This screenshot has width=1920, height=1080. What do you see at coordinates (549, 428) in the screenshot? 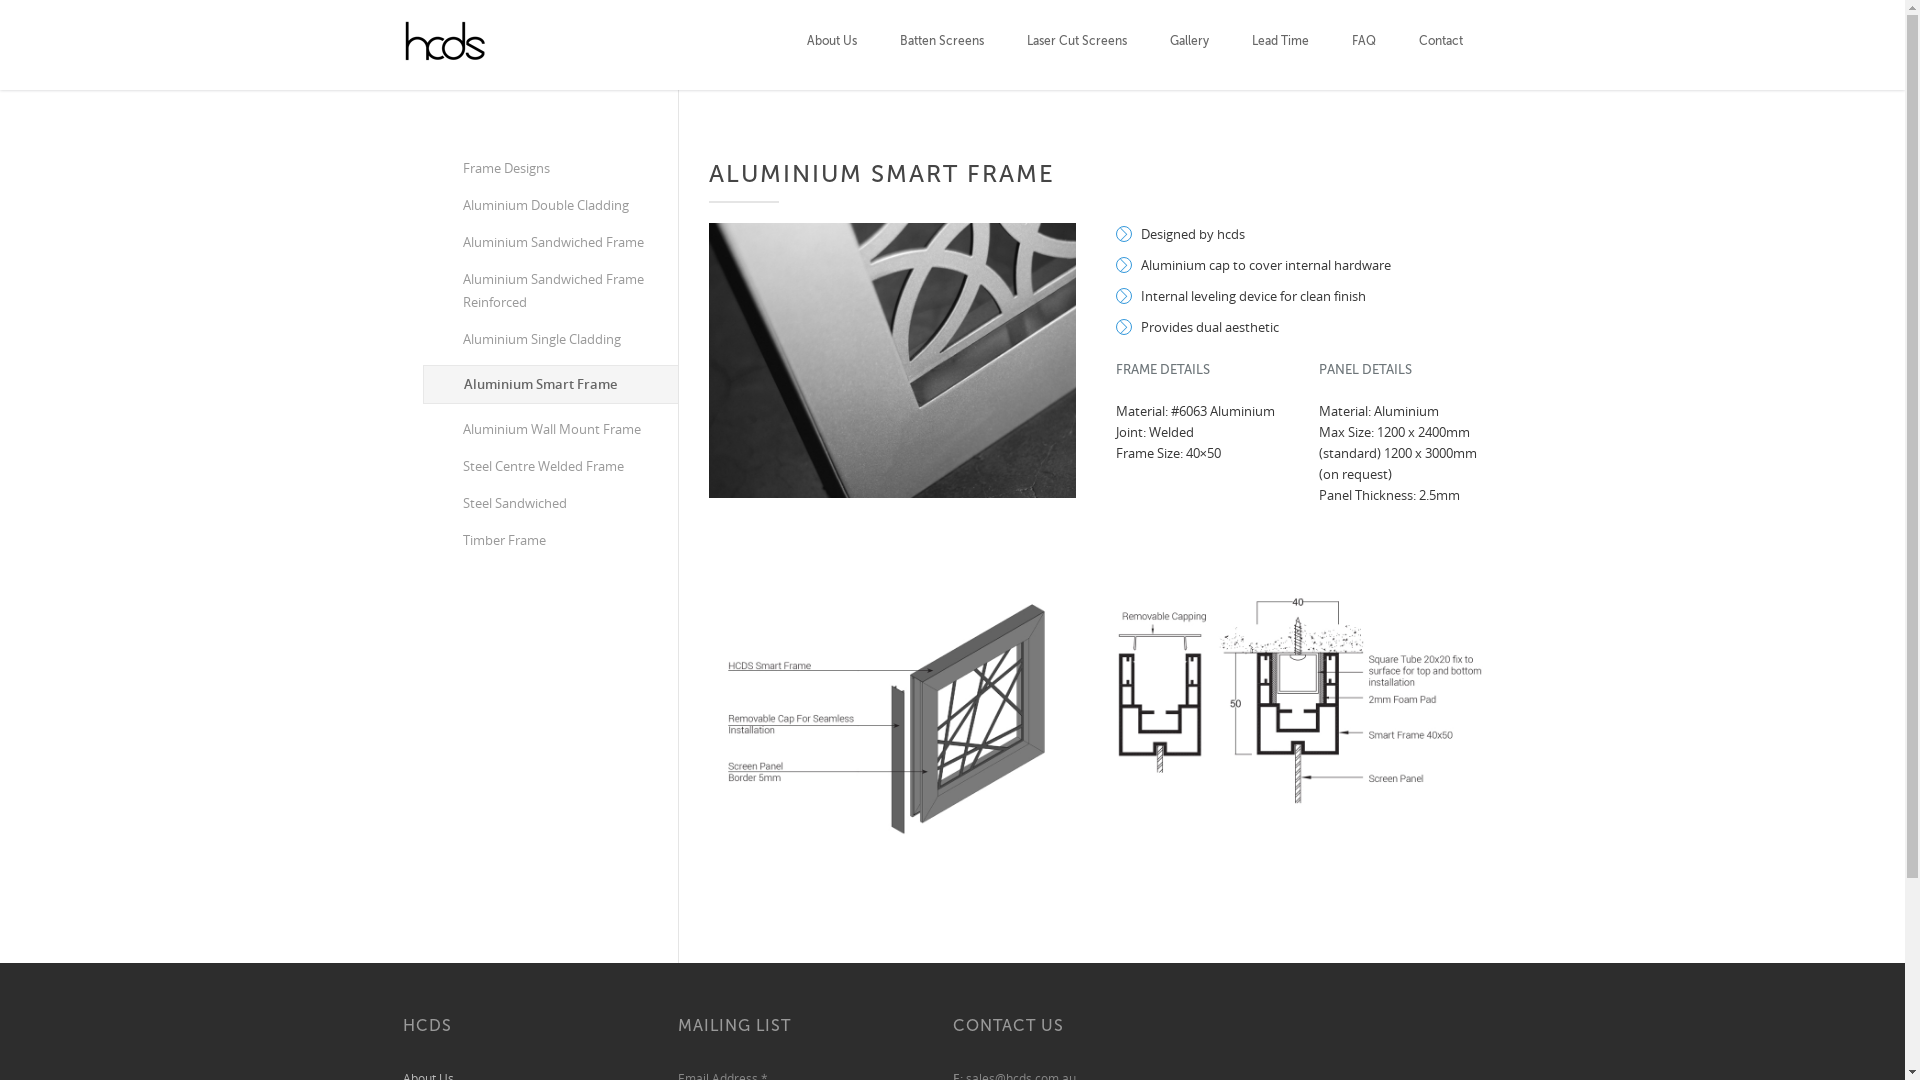
I see `'Aluminium Wall Mount Frame'` at bounding box center [549, 428].